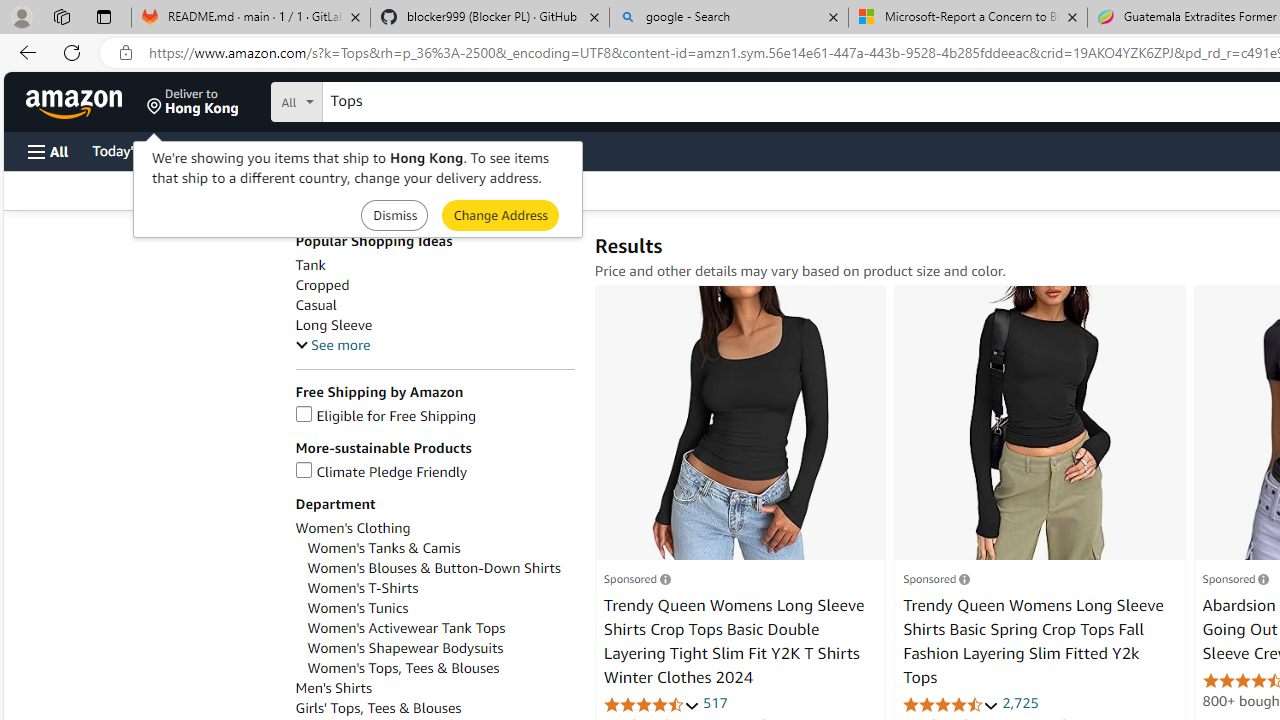  I want to click on 'Women', so click(439, 607).